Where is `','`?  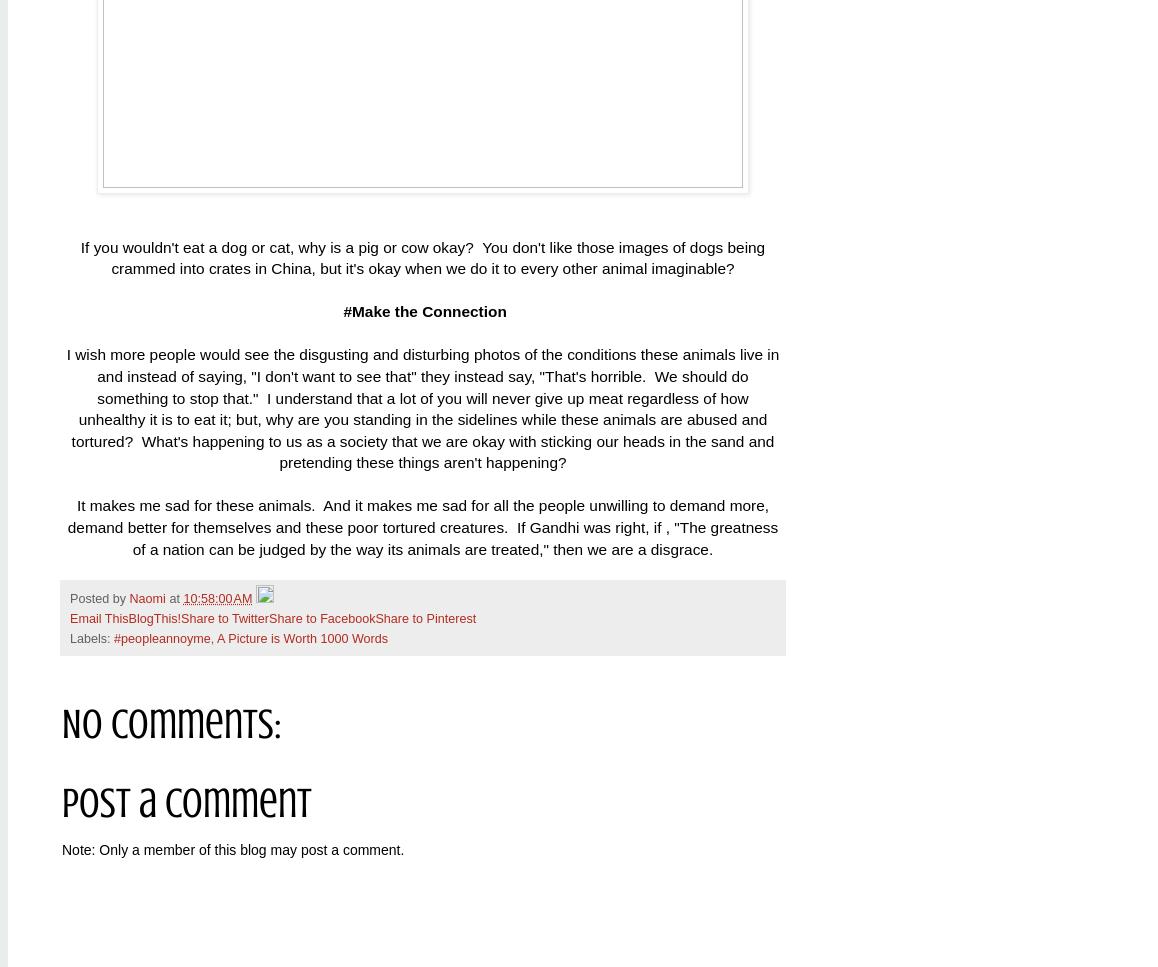 ',' is located at coordinates (213, 637).